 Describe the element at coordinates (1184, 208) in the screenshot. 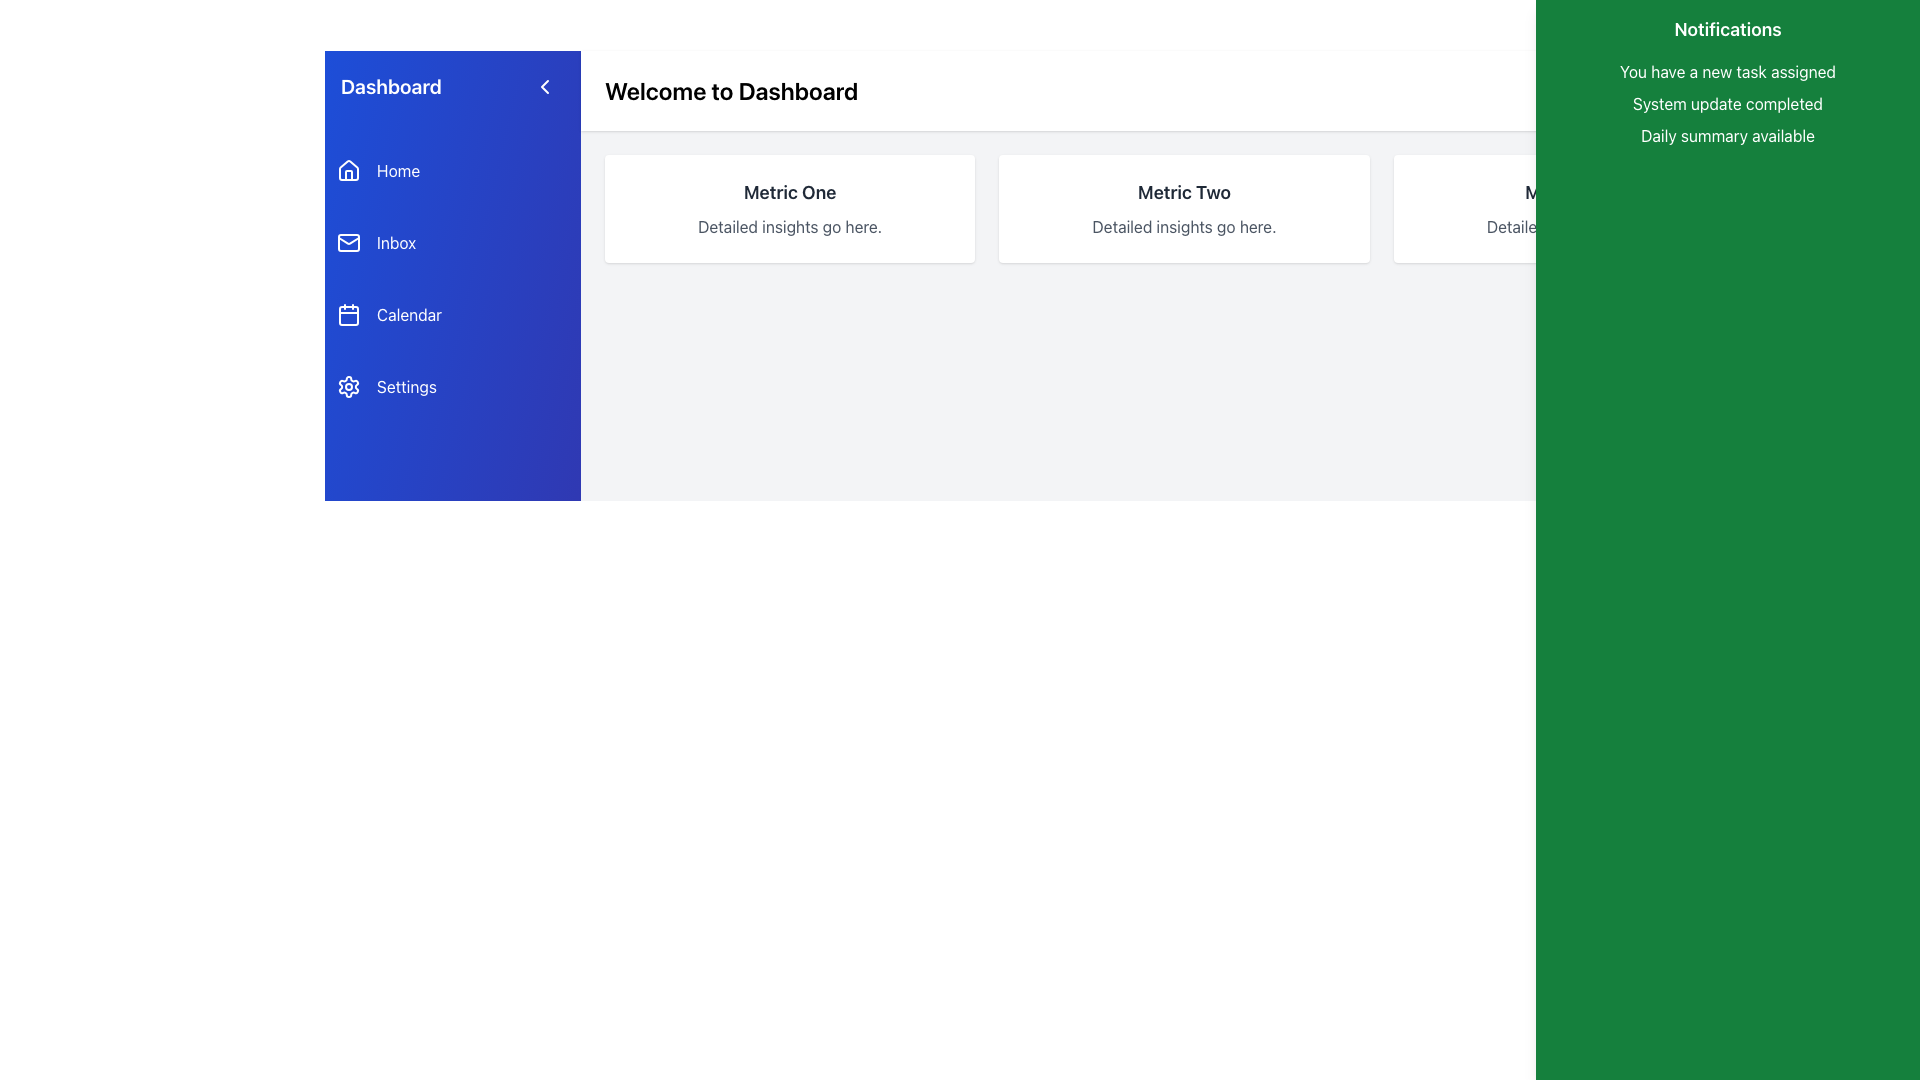

I see `the Display Card labeled 'Metric Two', which presents a metric and a brief description, located in the middle of three horizontally arranged cards` at that location.